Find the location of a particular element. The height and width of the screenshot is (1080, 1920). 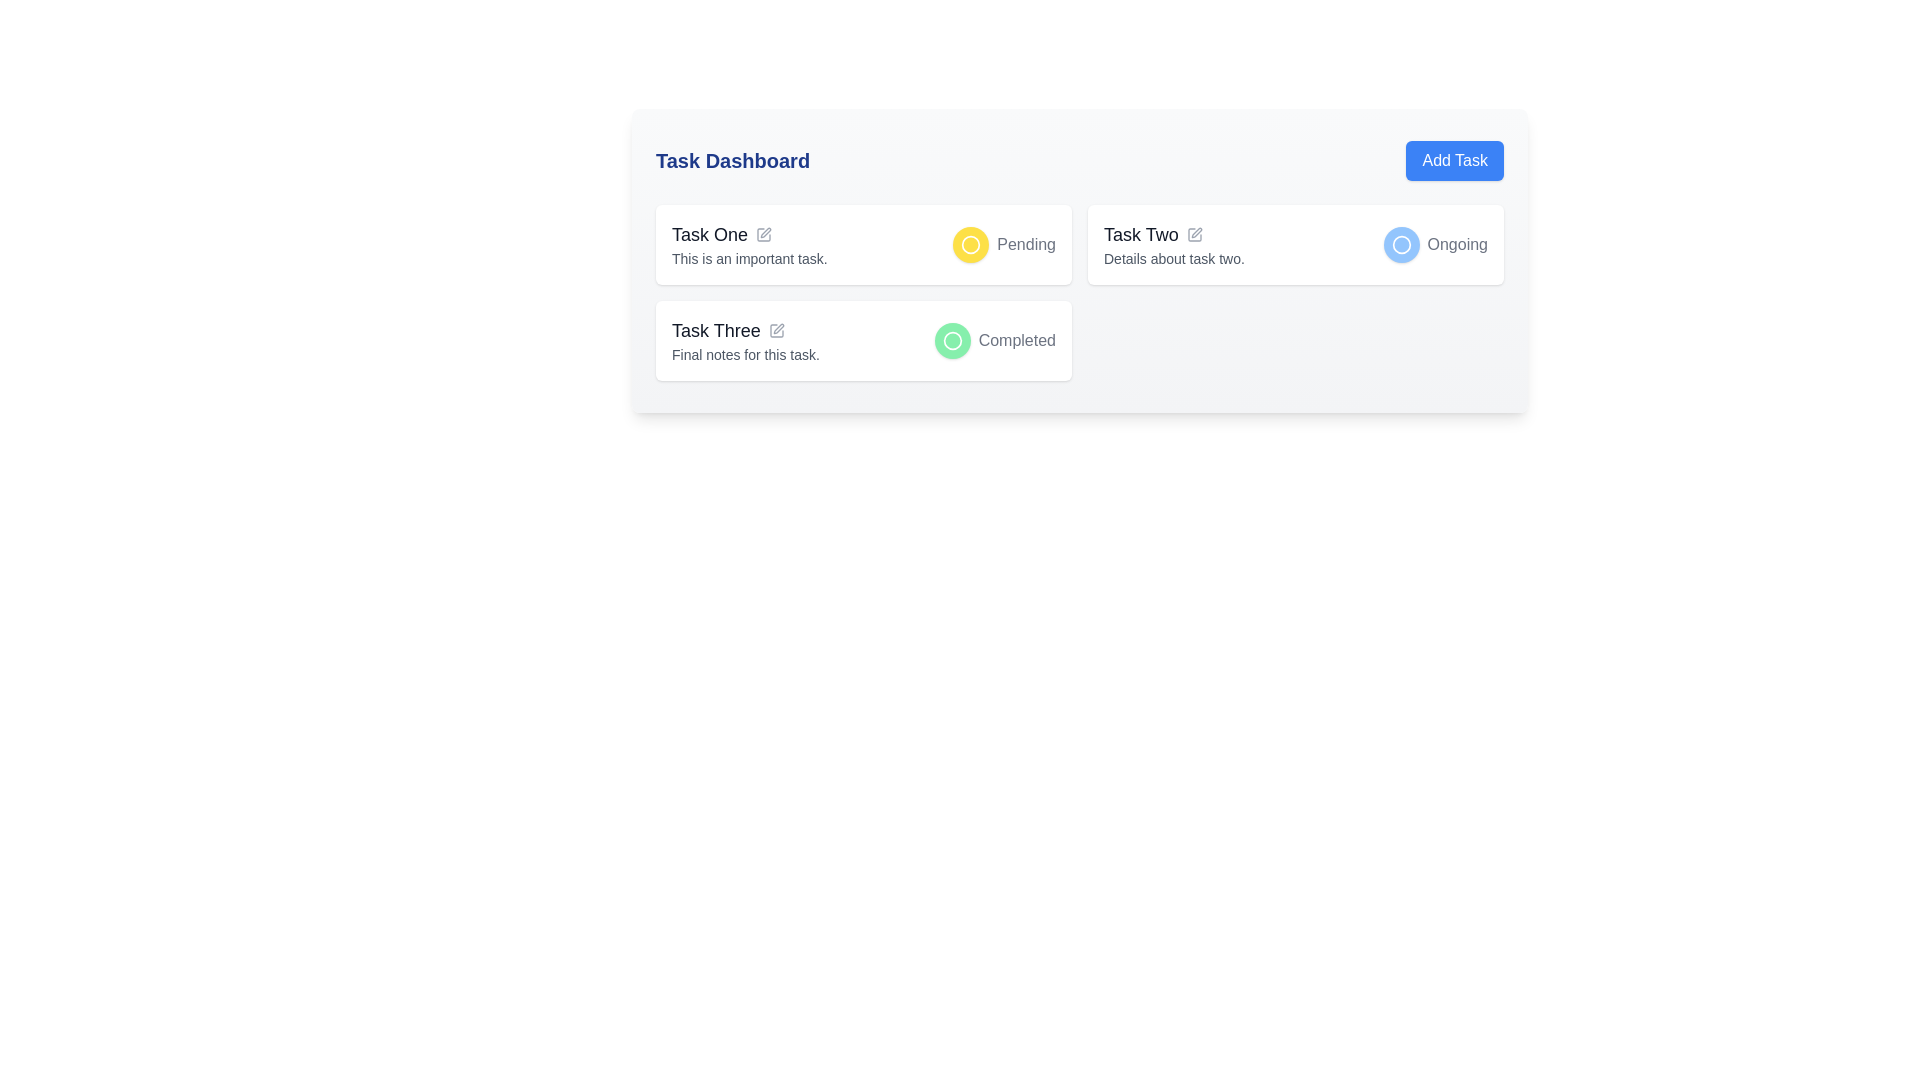

the completion status icon for 'Task Three', which is located within the green rounded button on the right side of the task dashboard is located at coordinates (951, 339).